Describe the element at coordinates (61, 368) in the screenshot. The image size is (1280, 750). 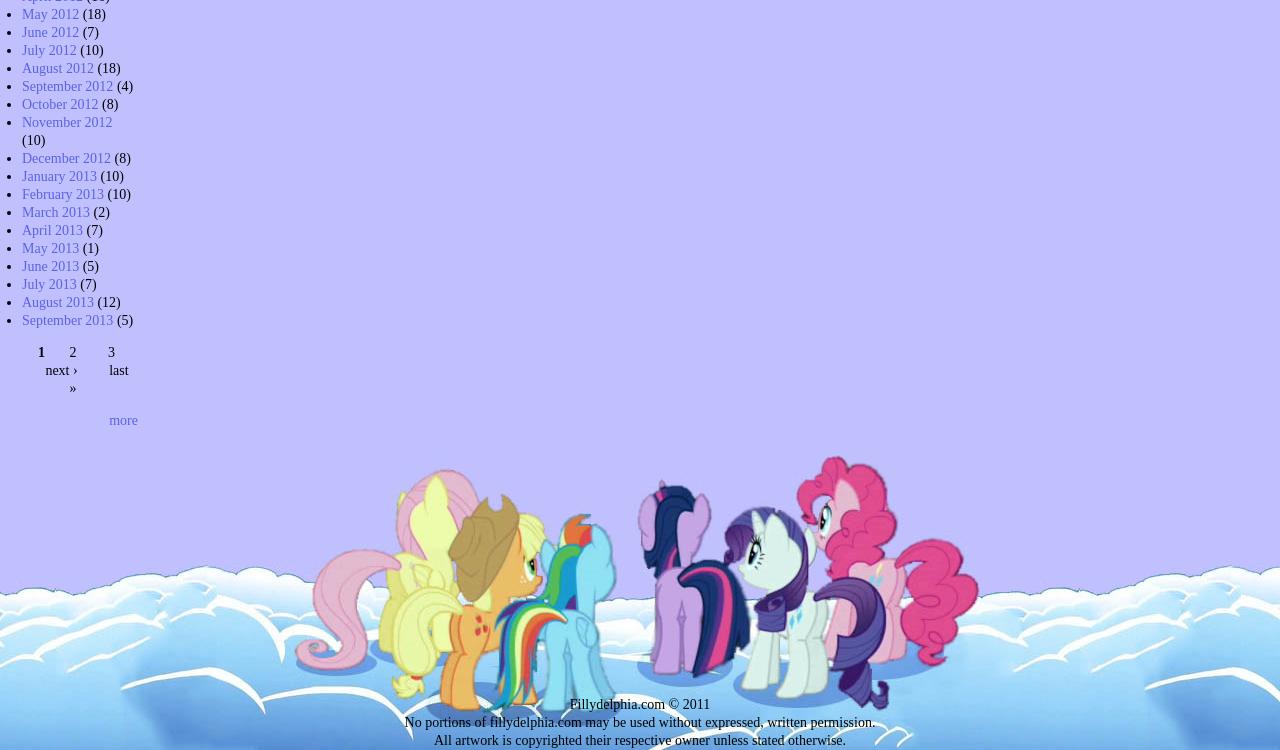
I see `'next ›'` at that location.